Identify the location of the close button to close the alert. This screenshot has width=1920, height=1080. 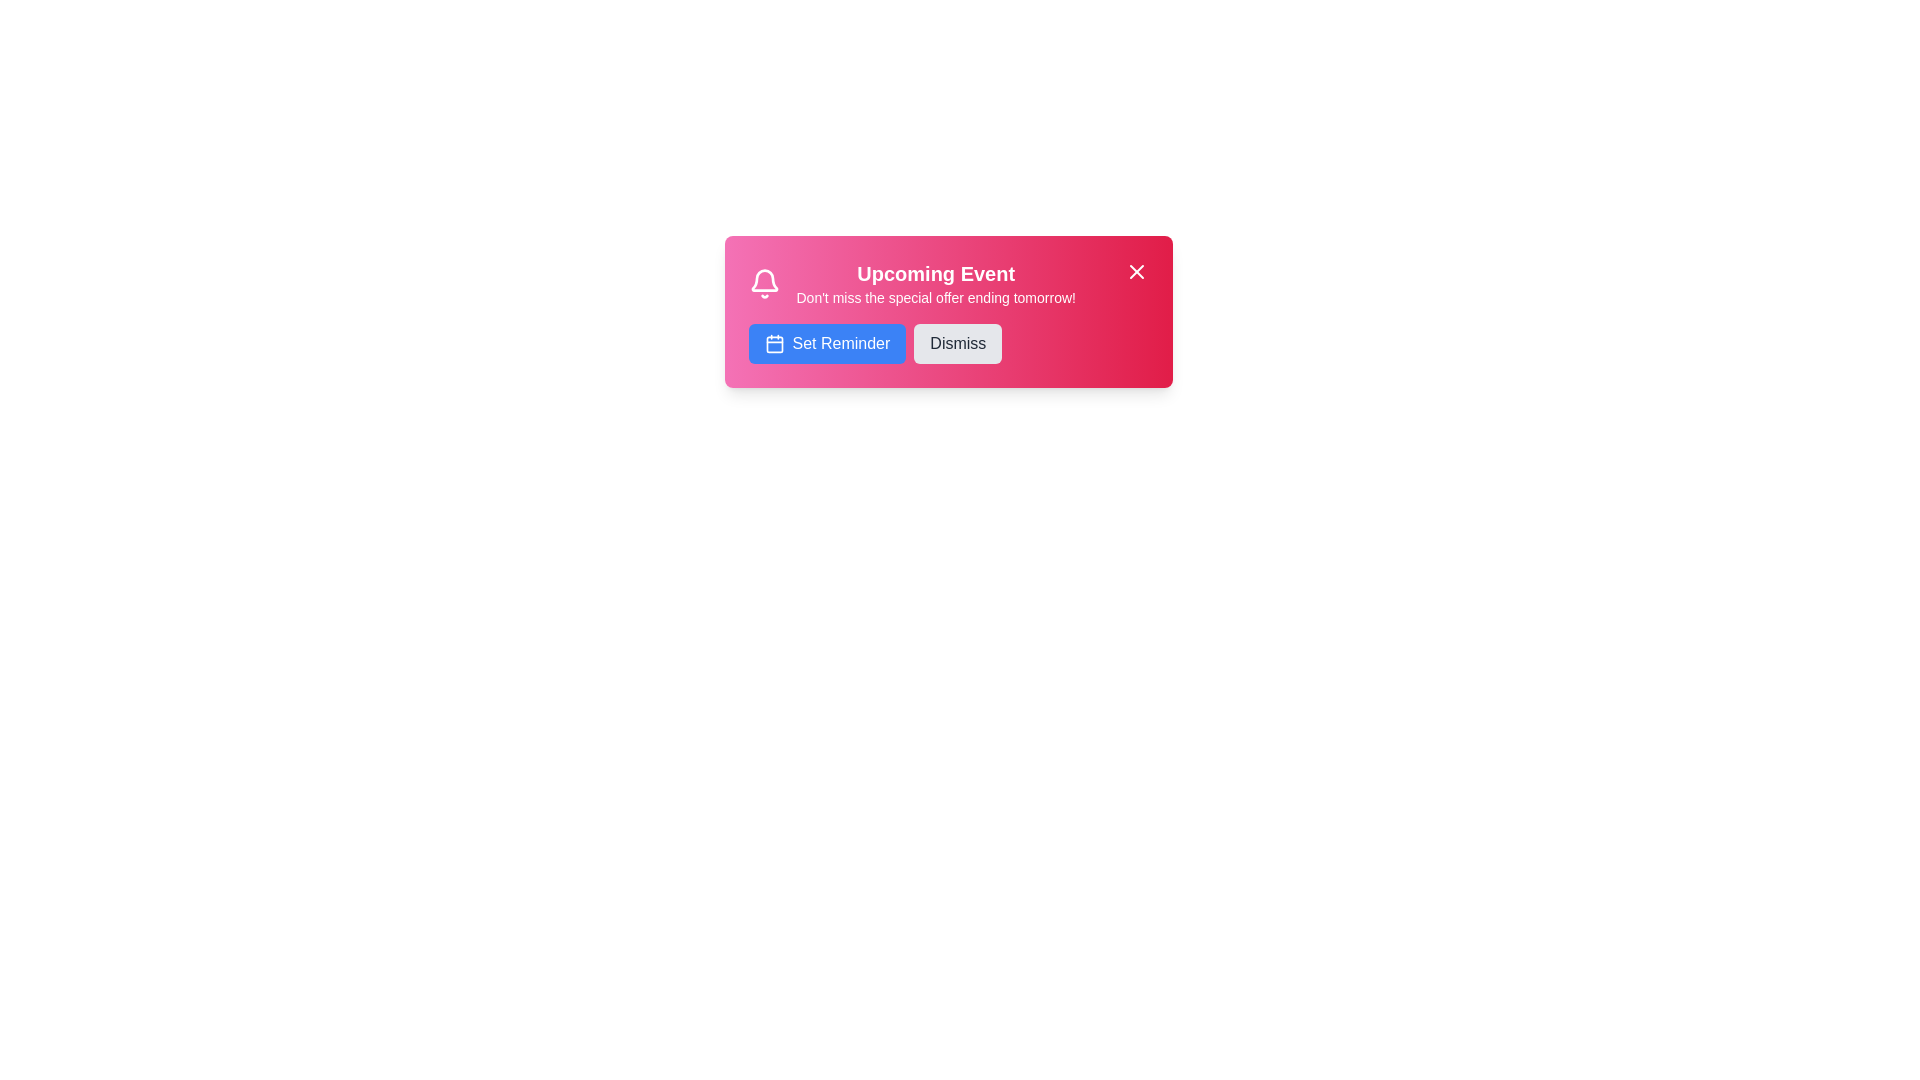
(1136, 272).